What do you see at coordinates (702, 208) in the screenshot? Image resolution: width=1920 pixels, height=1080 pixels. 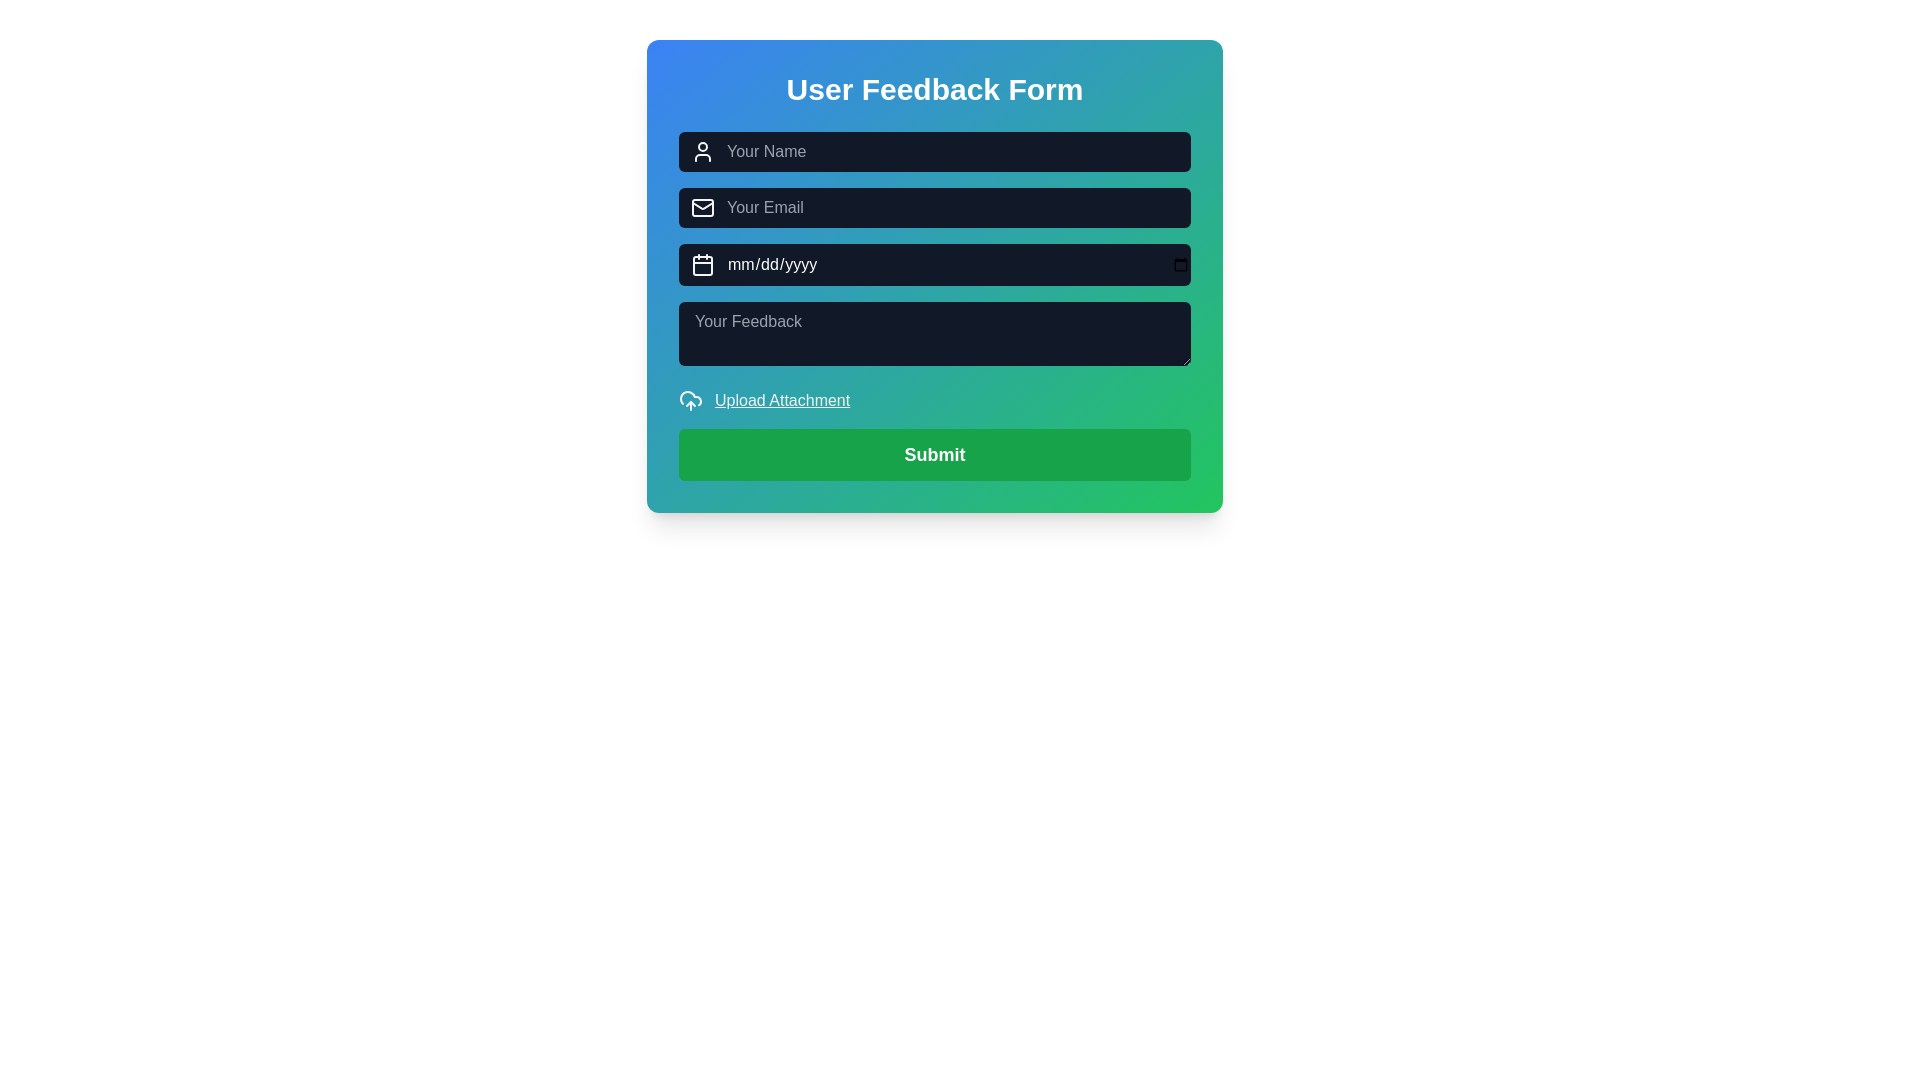 I see `the envelope icon that symbolizes email, located to the left of the email input field in the user feedback form` at bounding box center [702, 208].